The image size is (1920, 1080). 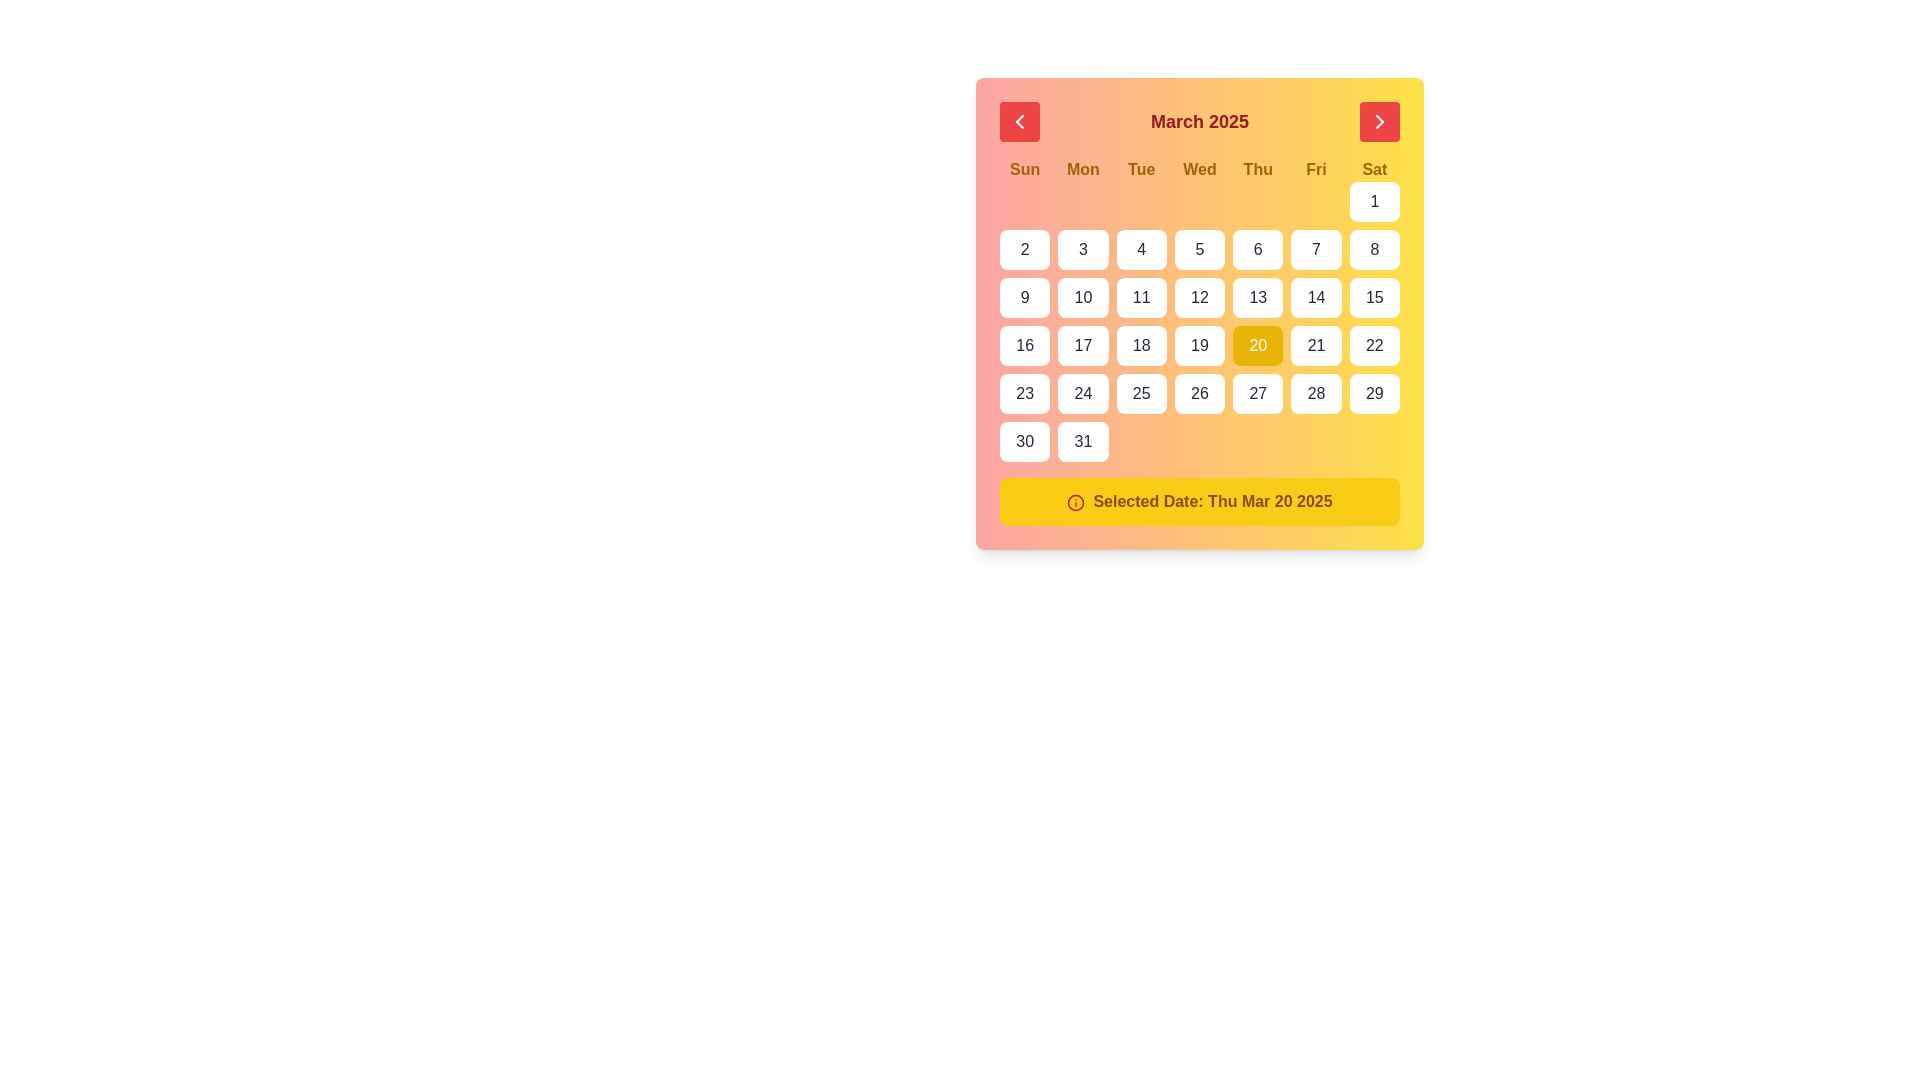 What do you see at coordinates (1141, 345) in the screenshot?
I see `the button representing the date '18' in the calendar interface` at bounding box center [1141, 345].